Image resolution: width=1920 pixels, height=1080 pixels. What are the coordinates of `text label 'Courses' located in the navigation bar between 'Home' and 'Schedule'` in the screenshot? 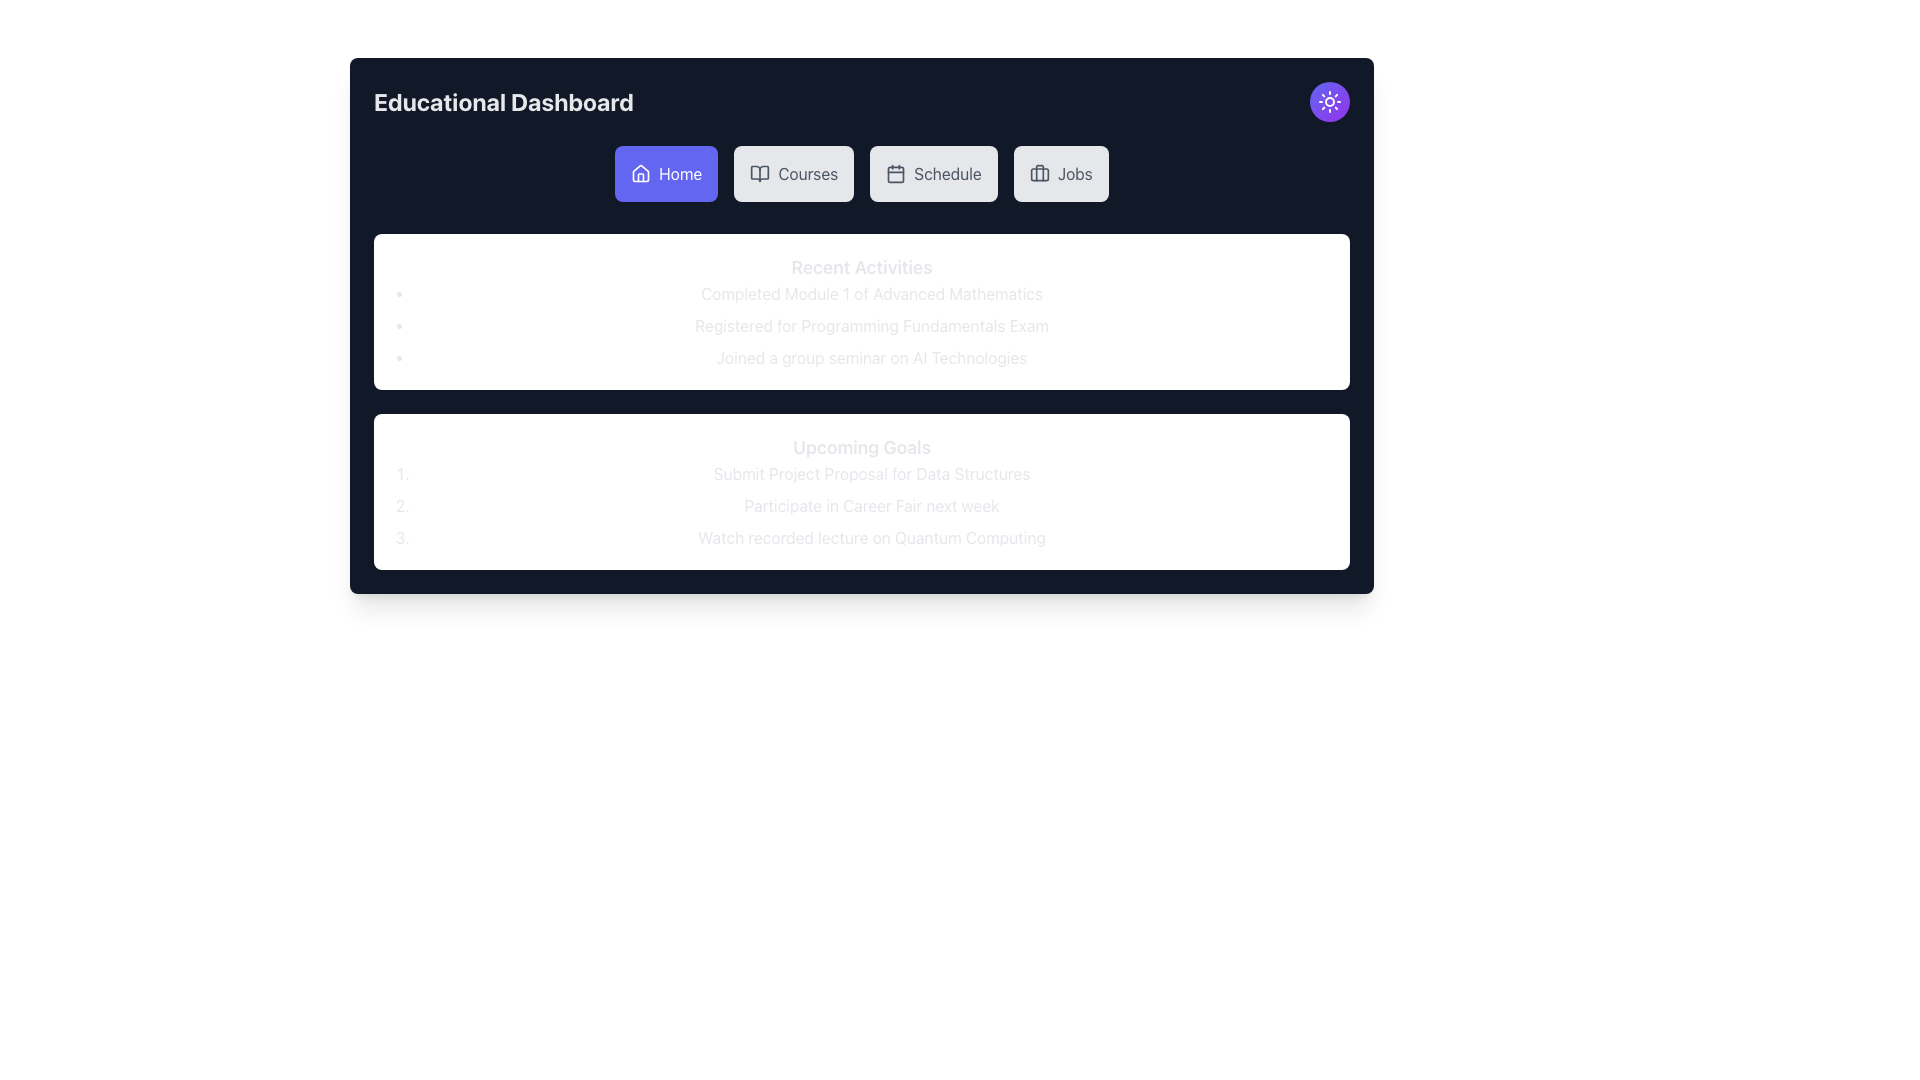 It's located at (808, 172).